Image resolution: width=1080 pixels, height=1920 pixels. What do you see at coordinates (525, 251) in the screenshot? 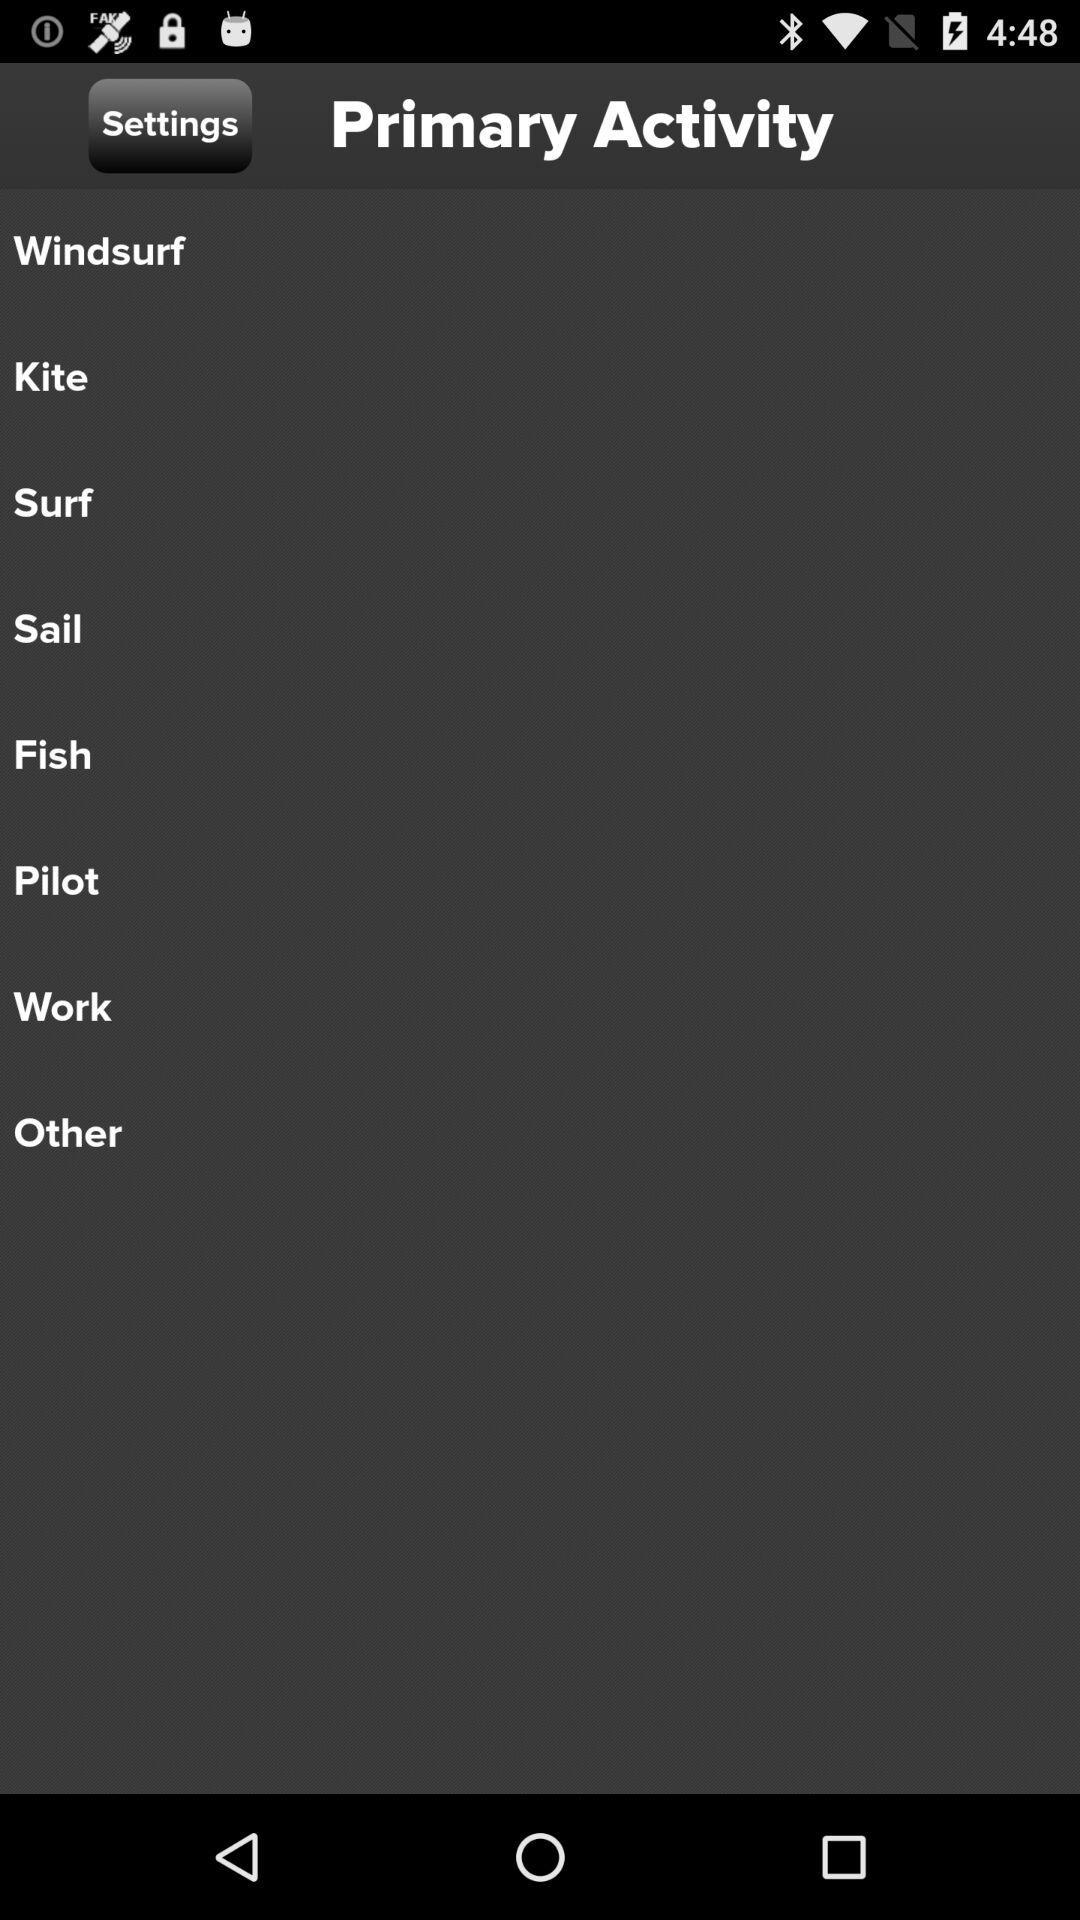
I see `windsurf icon` at bounding box center [525, 251].